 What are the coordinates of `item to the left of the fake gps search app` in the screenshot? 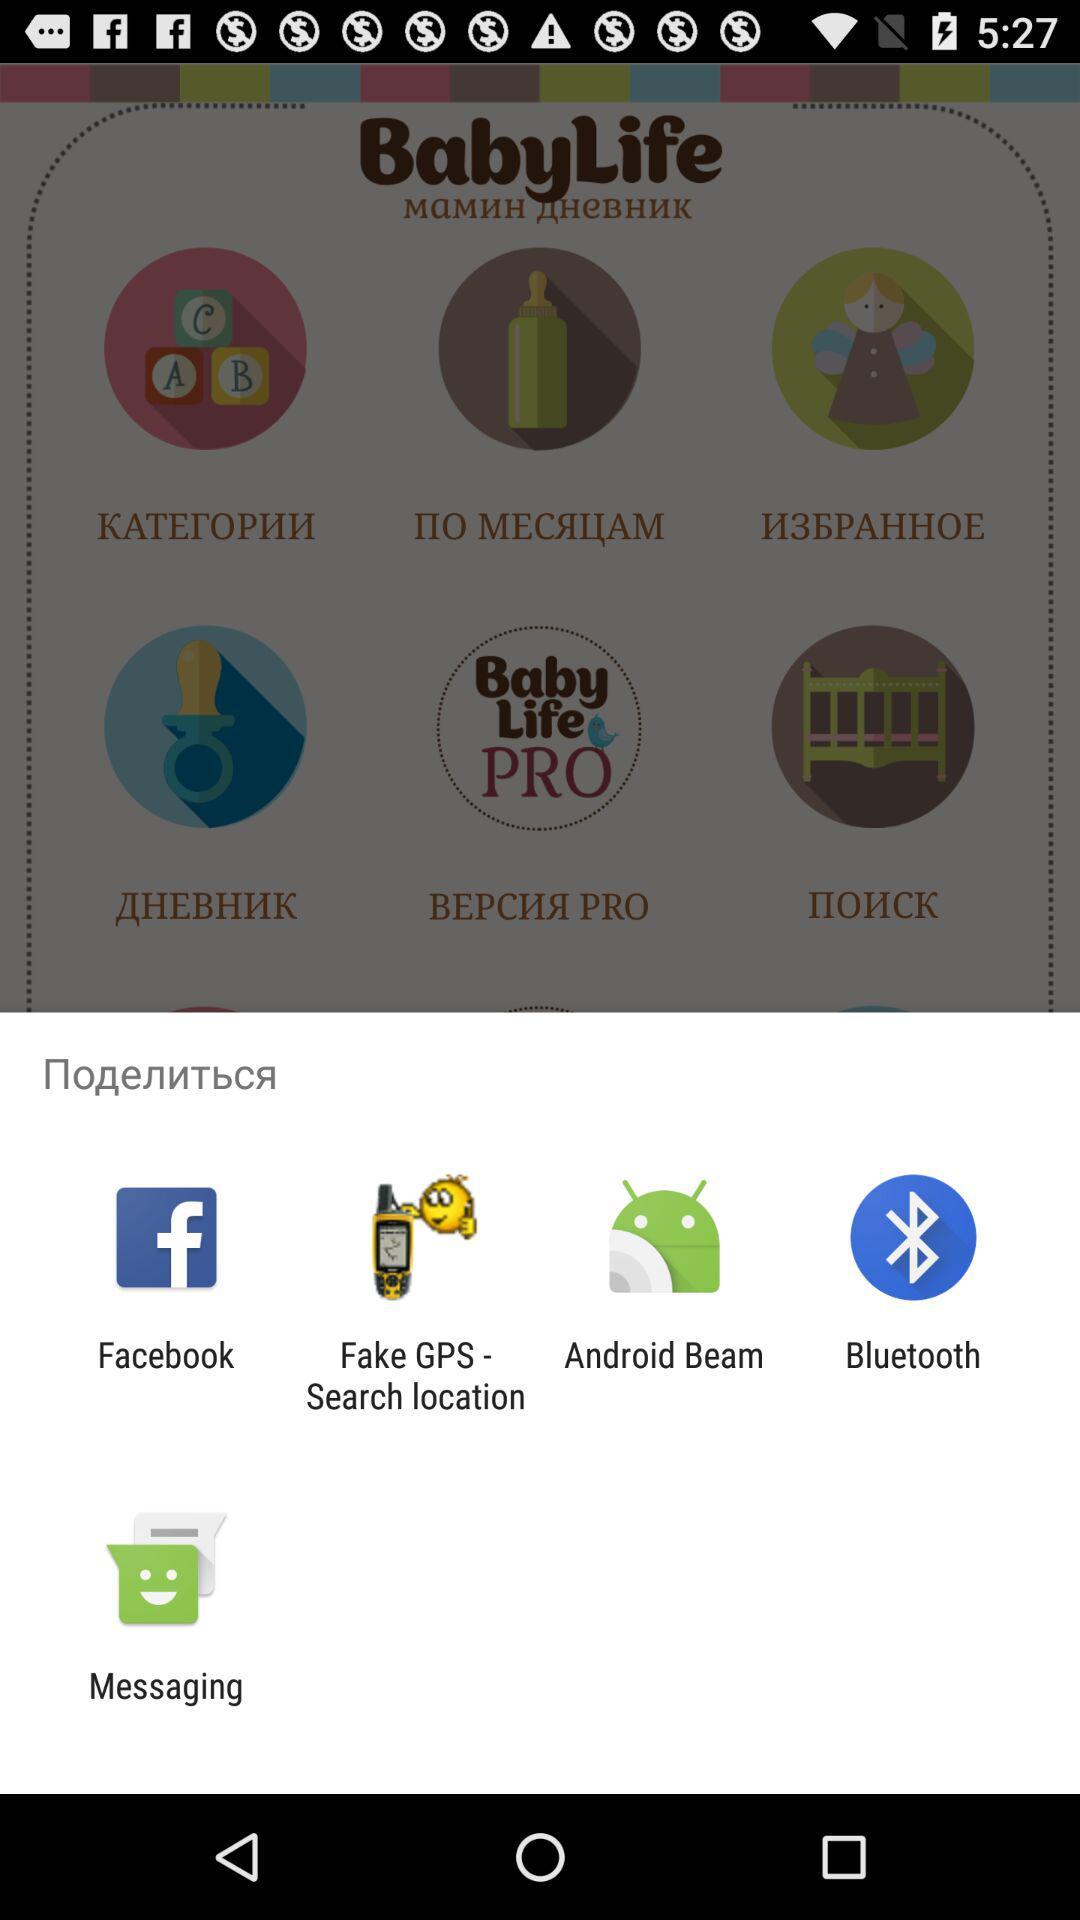 It's located at (165, 1374).